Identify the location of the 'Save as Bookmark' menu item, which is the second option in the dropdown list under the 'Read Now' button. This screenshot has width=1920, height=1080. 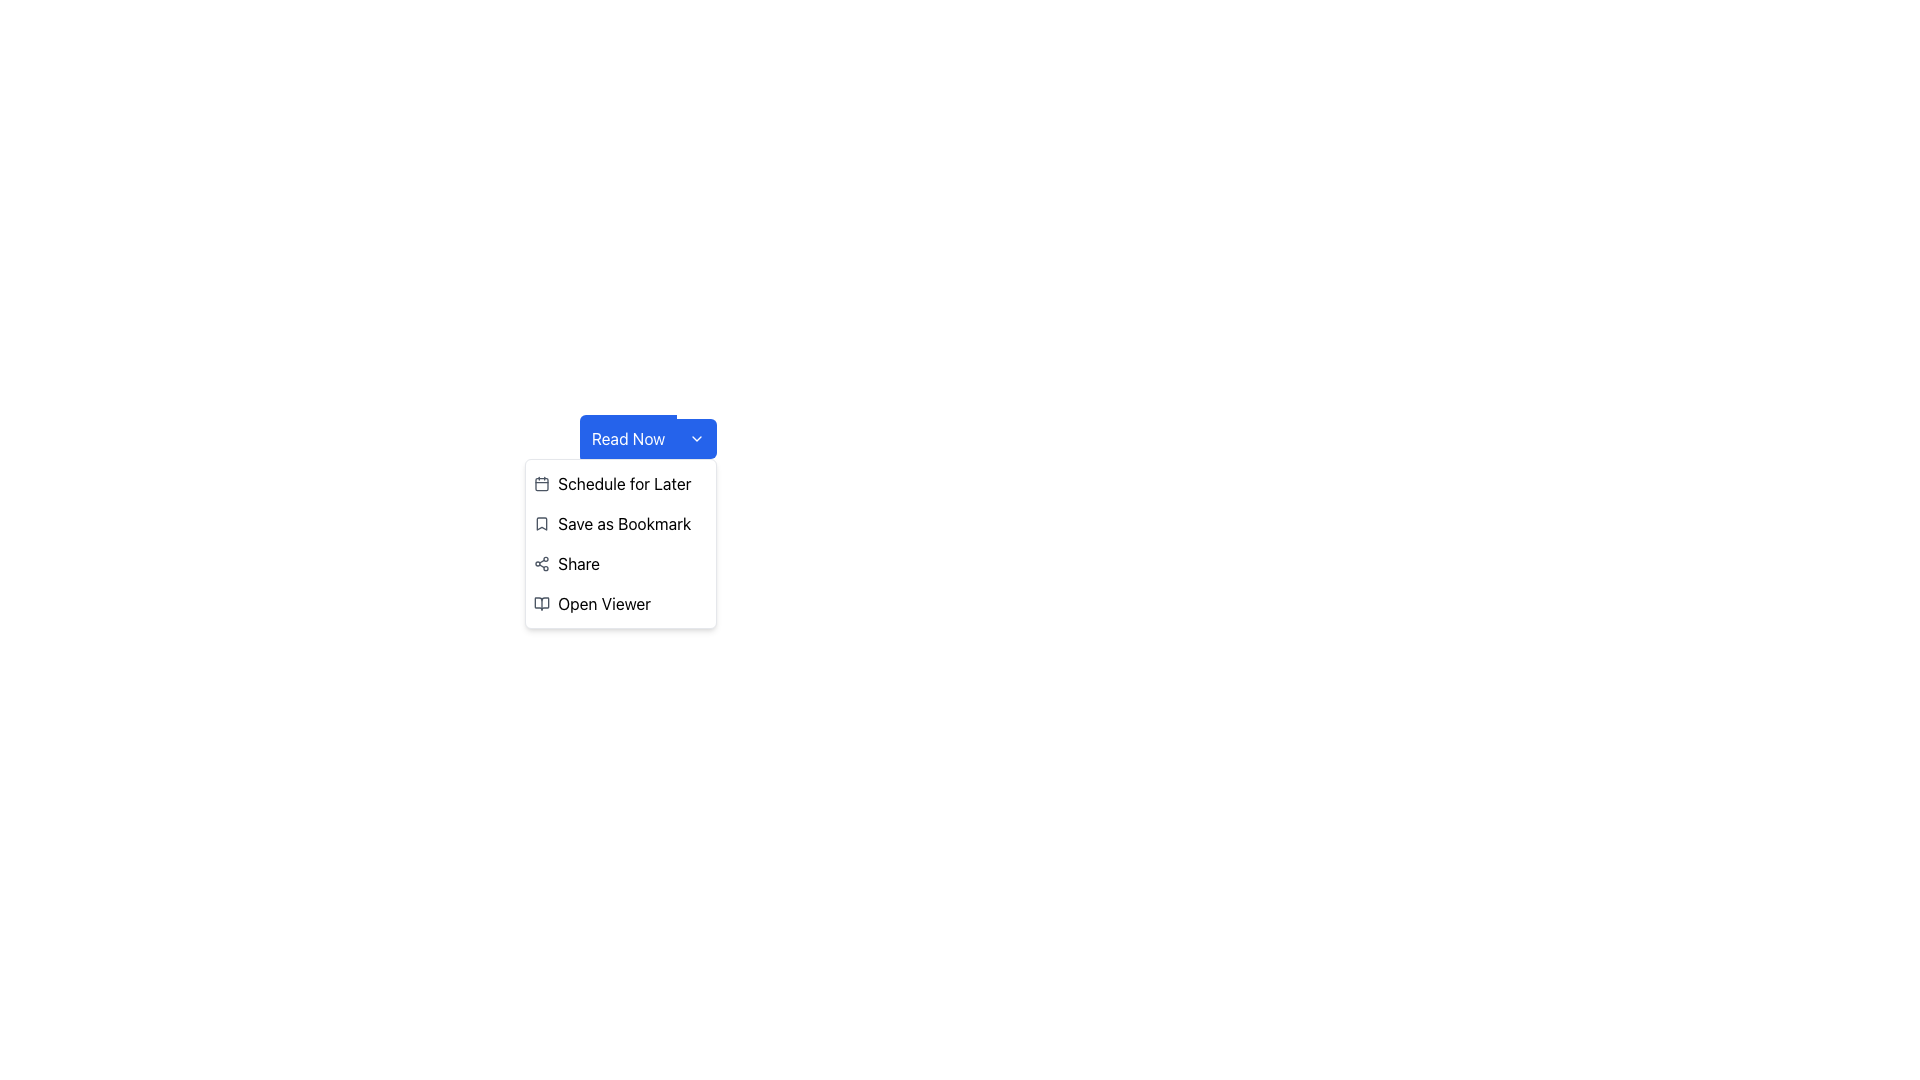
(620, 543).